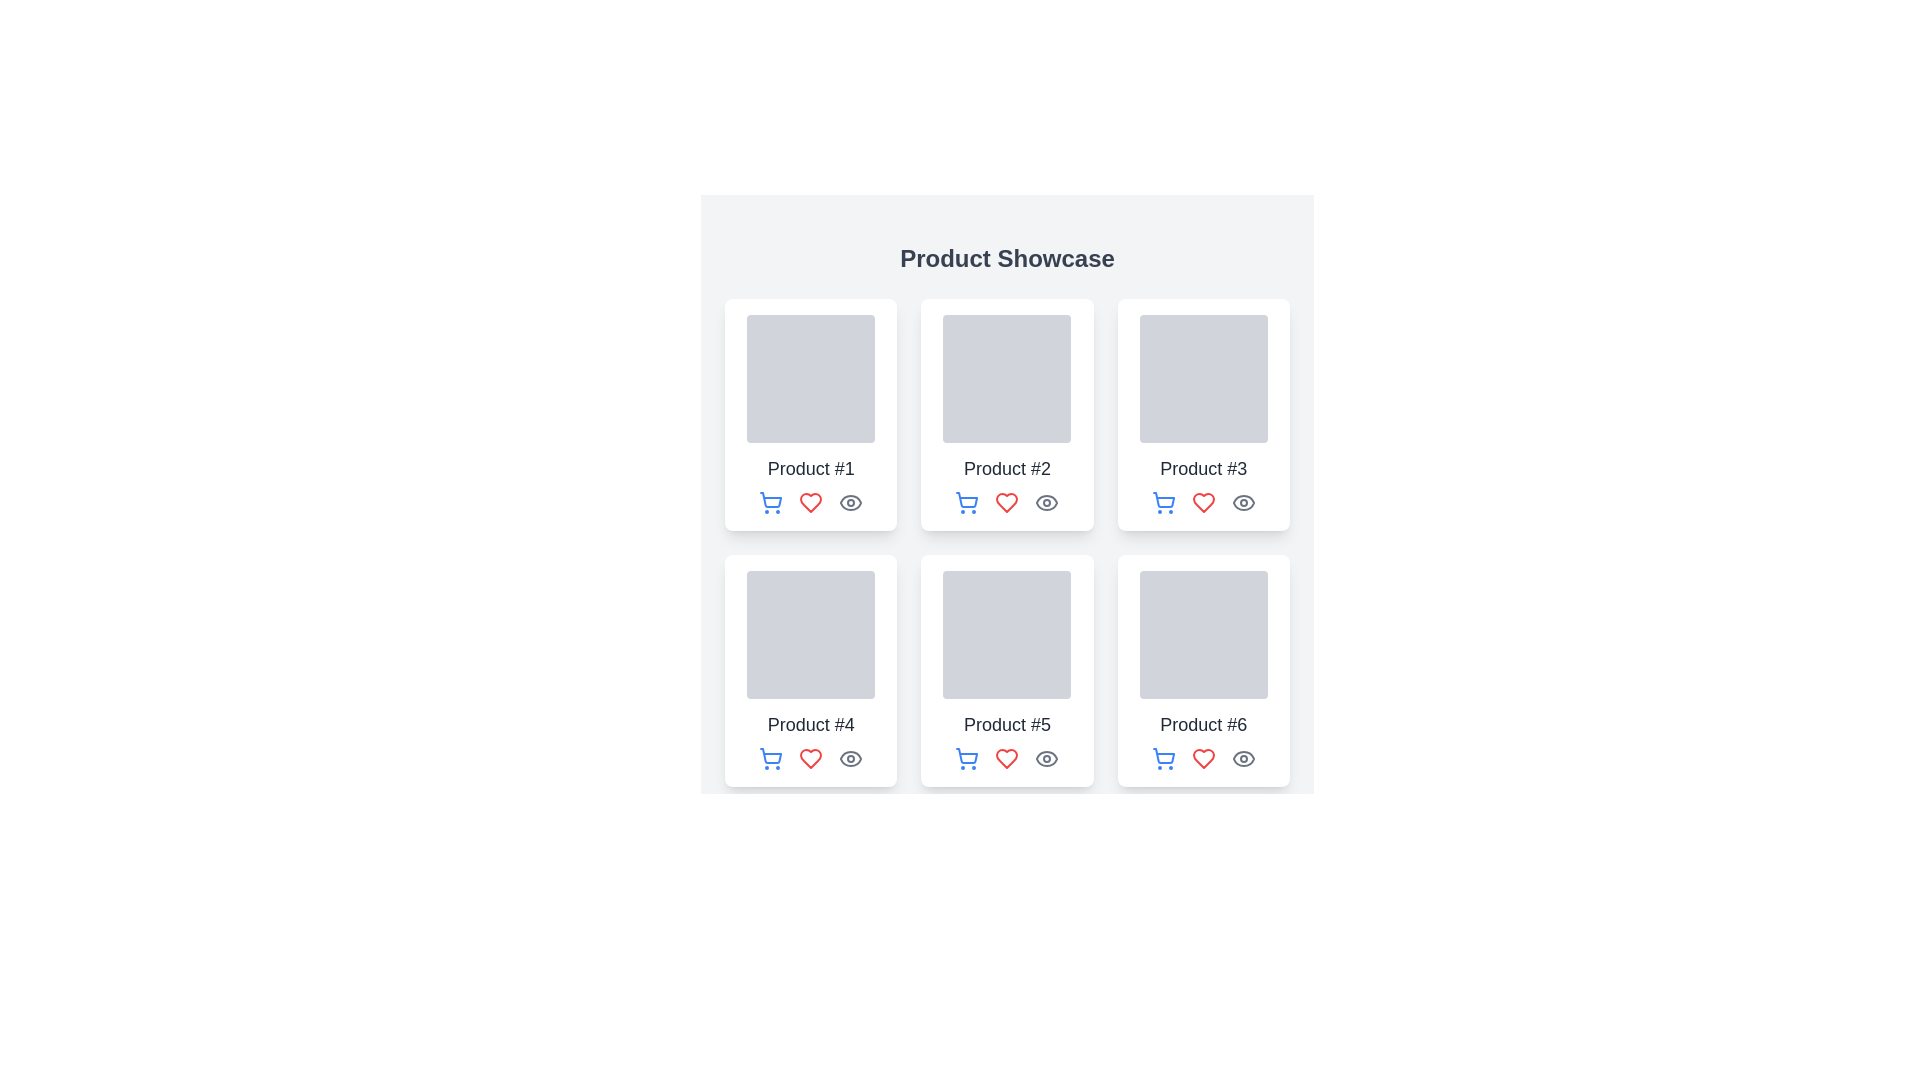 This screenshot has width=1920, height=1080. Describe the element at coordinates (1242, 501) in the screenshot. I see `the eye icon component used to visually reinforce visibility in the action row for 'Product #3'` at that location.